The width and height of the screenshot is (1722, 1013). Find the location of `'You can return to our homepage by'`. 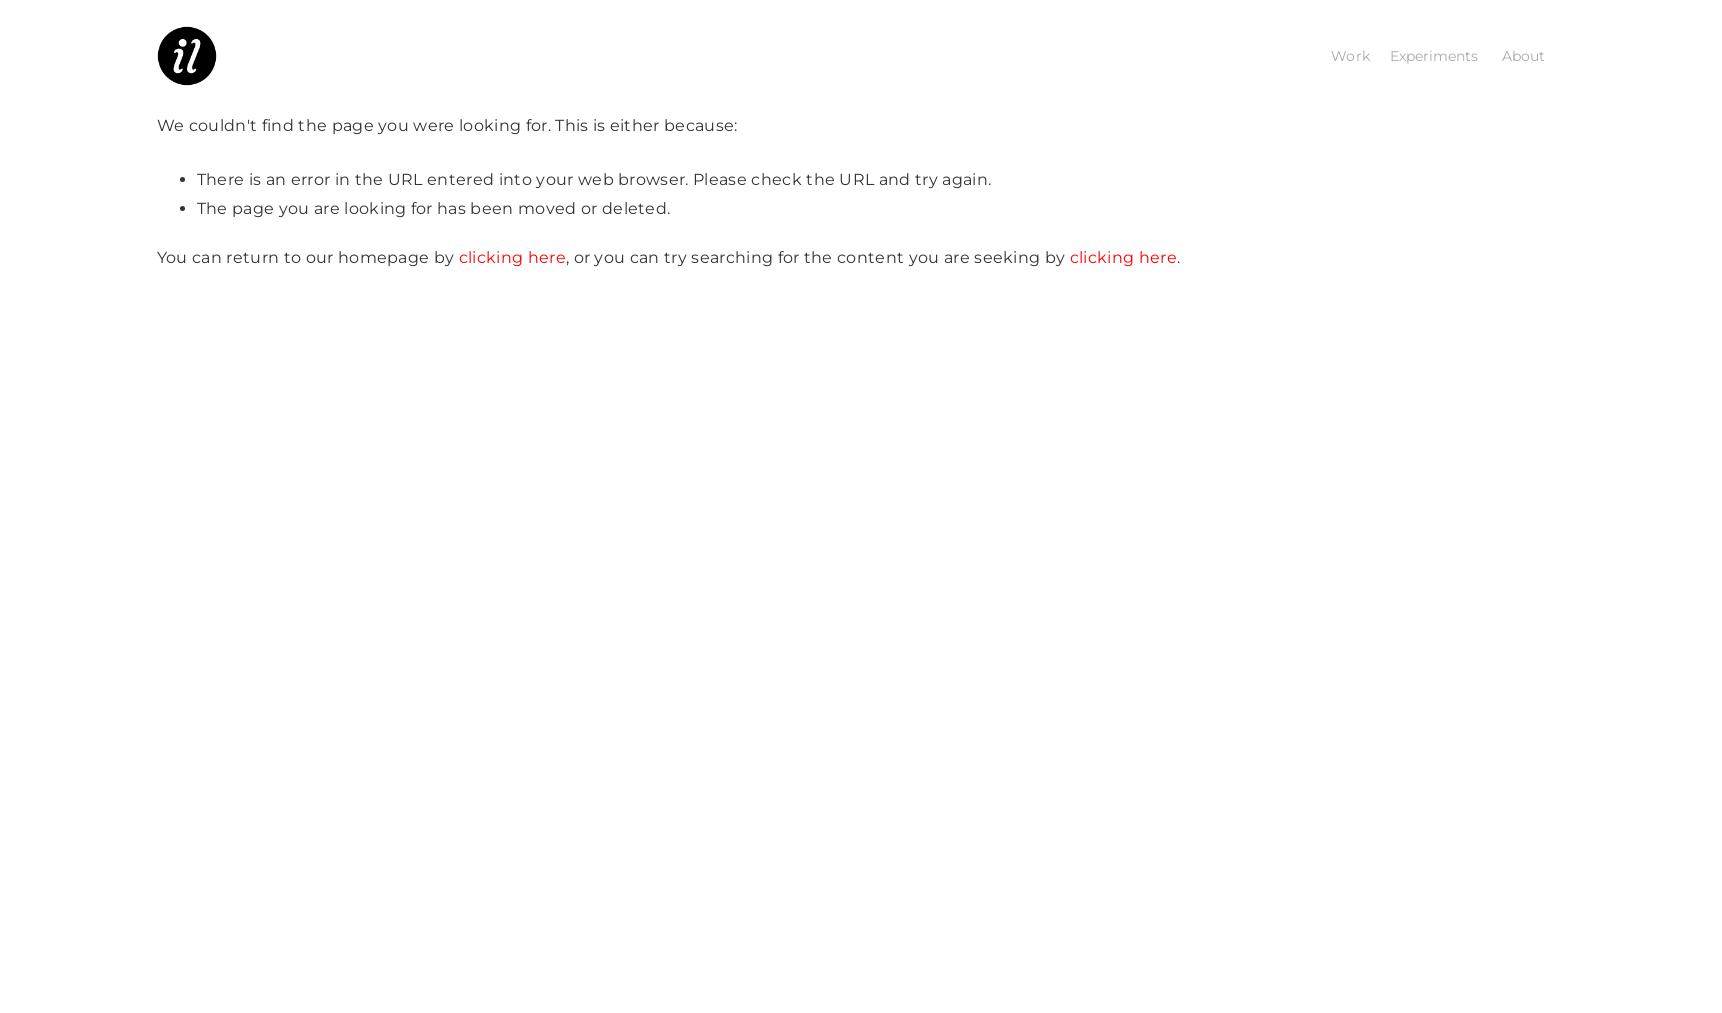

'You can return to our homepage by' is located at coordinates (307, 255).